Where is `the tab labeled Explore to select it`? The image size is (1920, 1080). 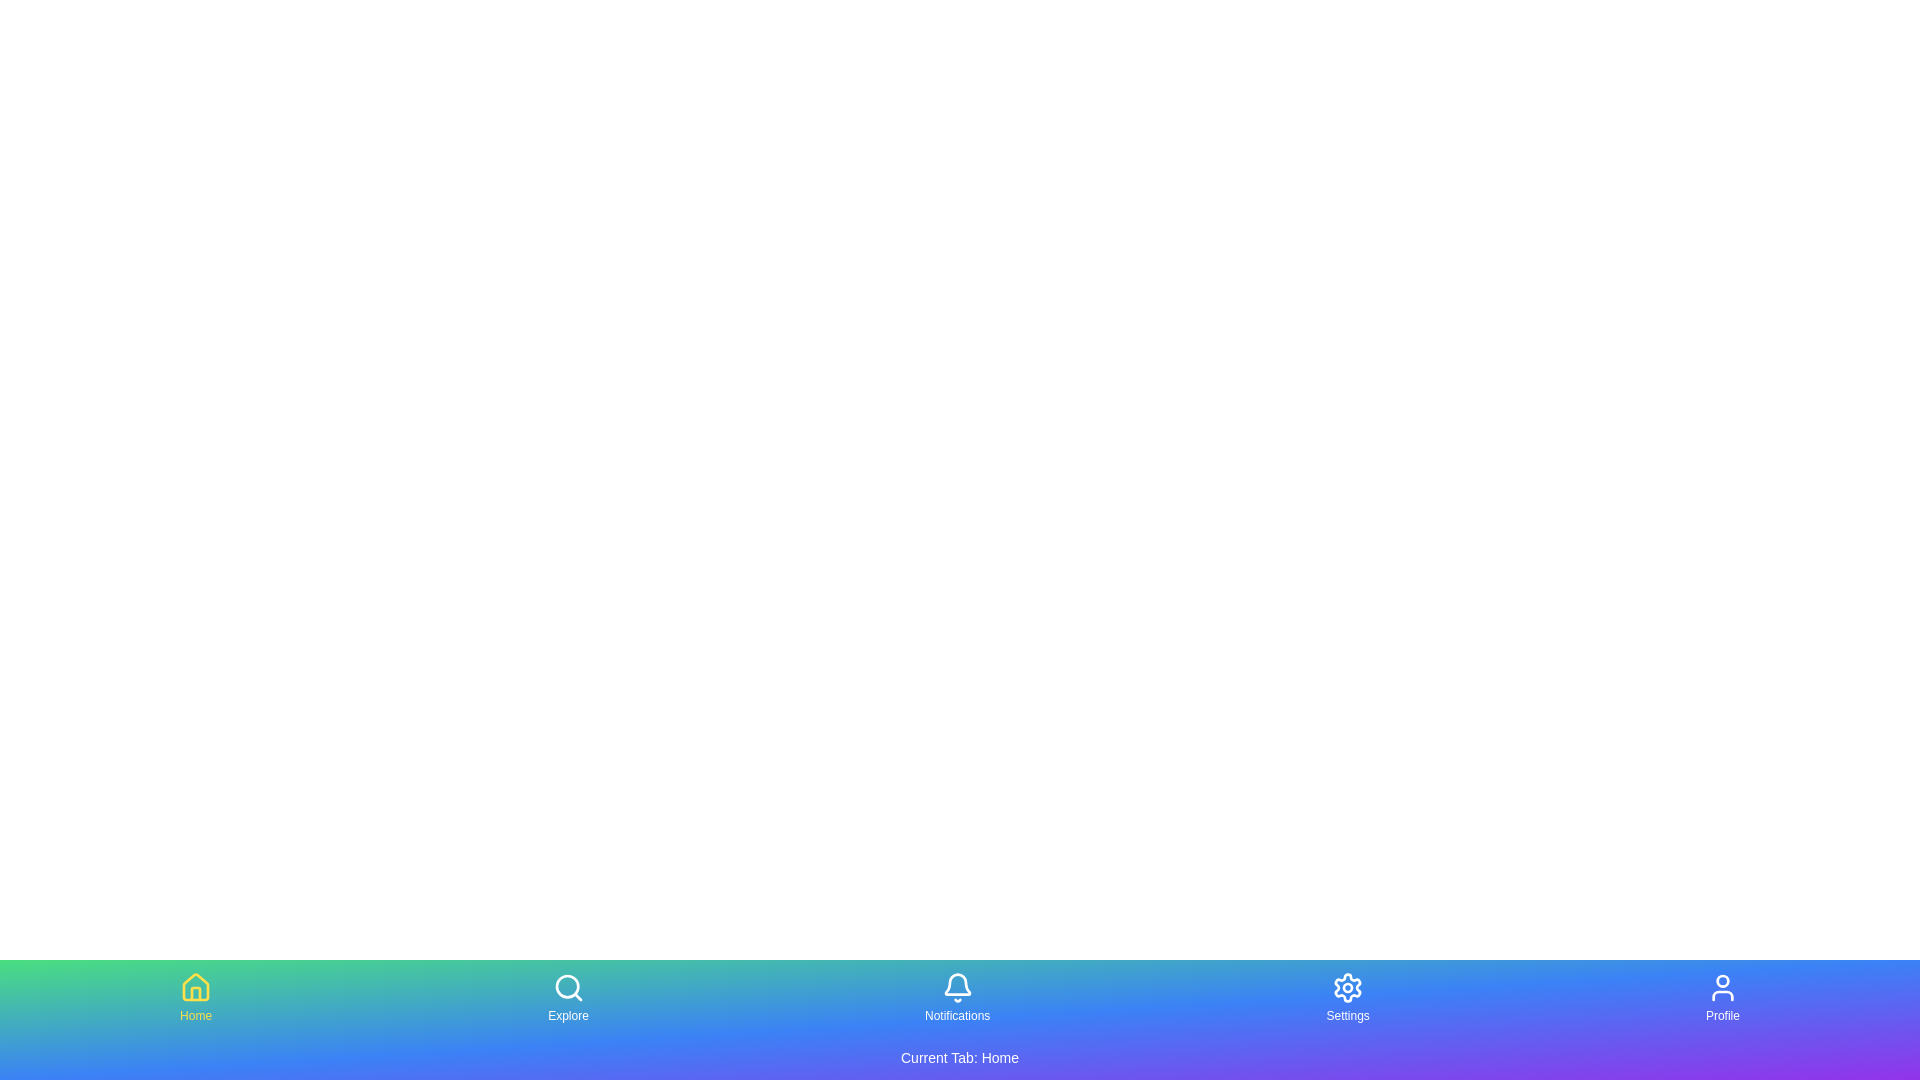
the tab labeled Explore to select it is located at coordinates (566, 998).